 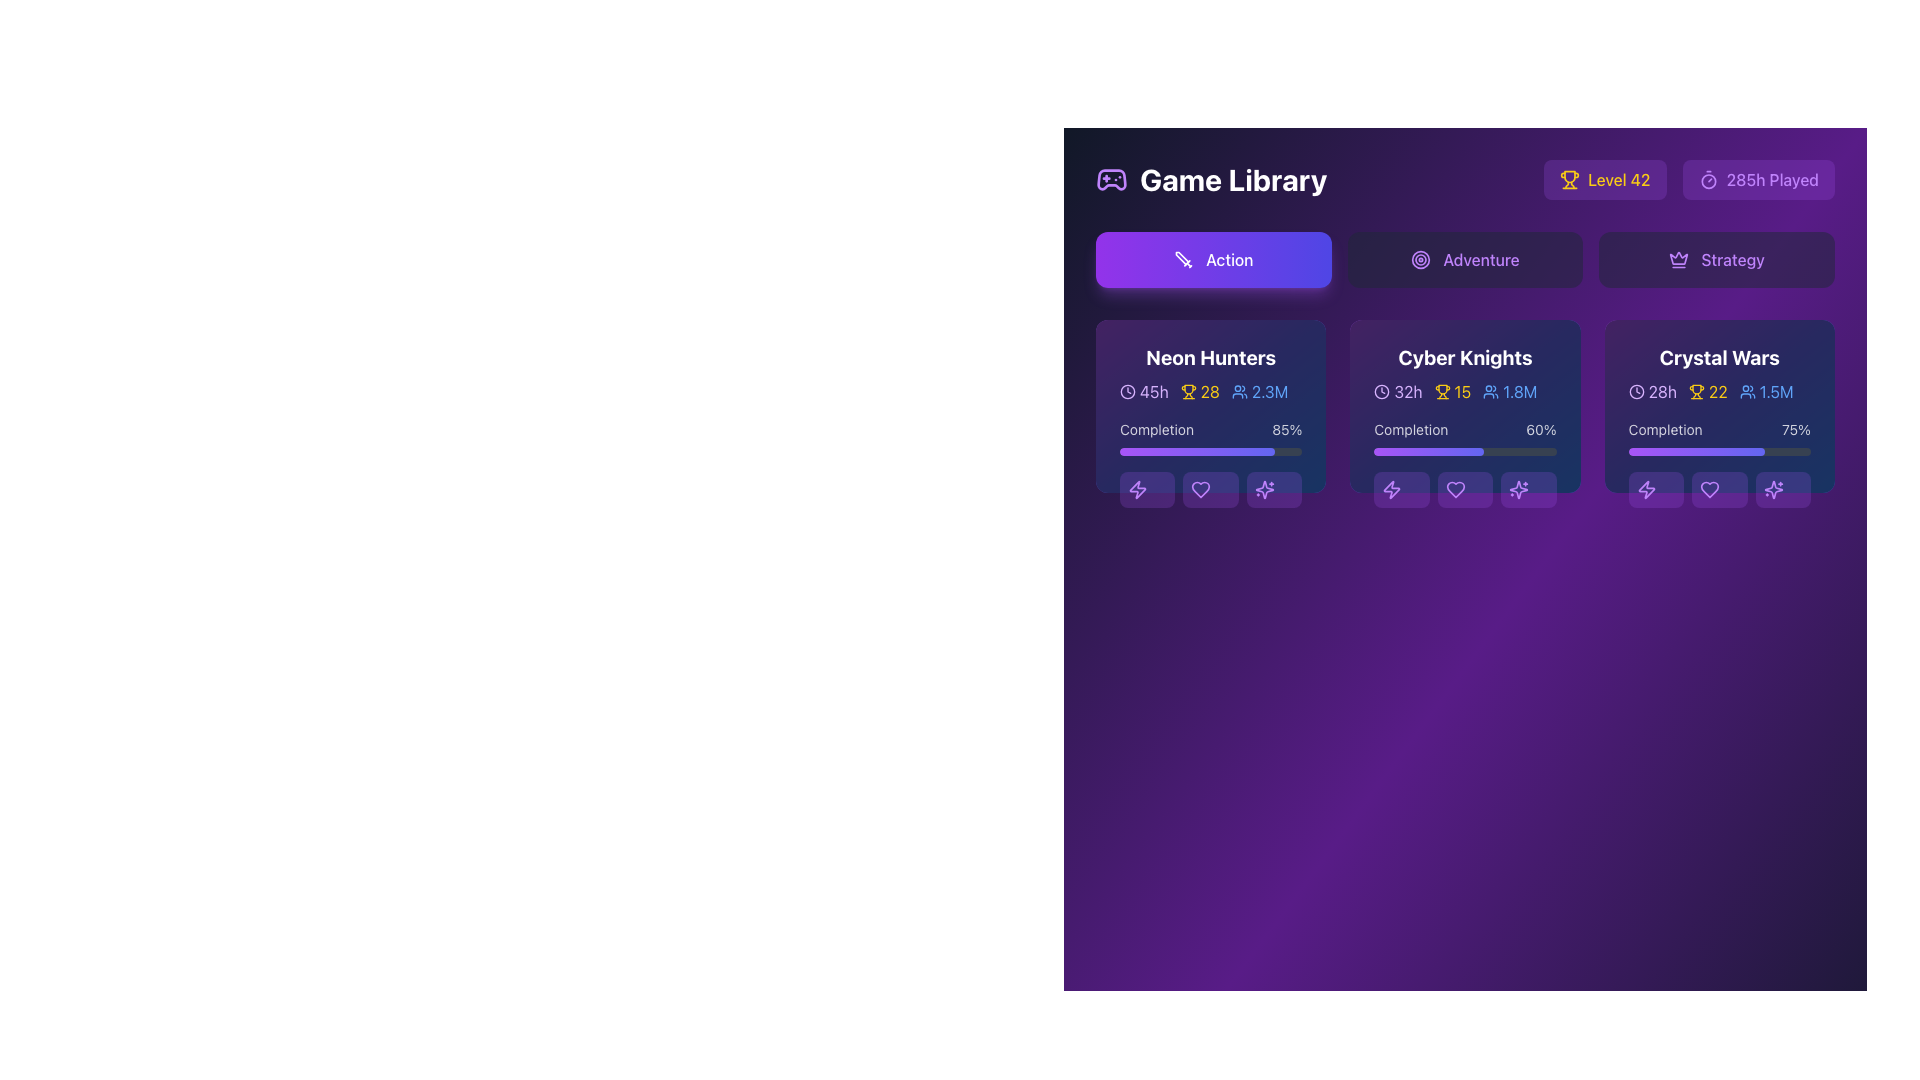 What do you see at coordinates (1137, 489) in the screenshot?
I see `the lightning bolt icon embedded in the leftmost button under the 'Neon Hunters' game in the 'Game Library' interface` at bounding box center [1137, 489].